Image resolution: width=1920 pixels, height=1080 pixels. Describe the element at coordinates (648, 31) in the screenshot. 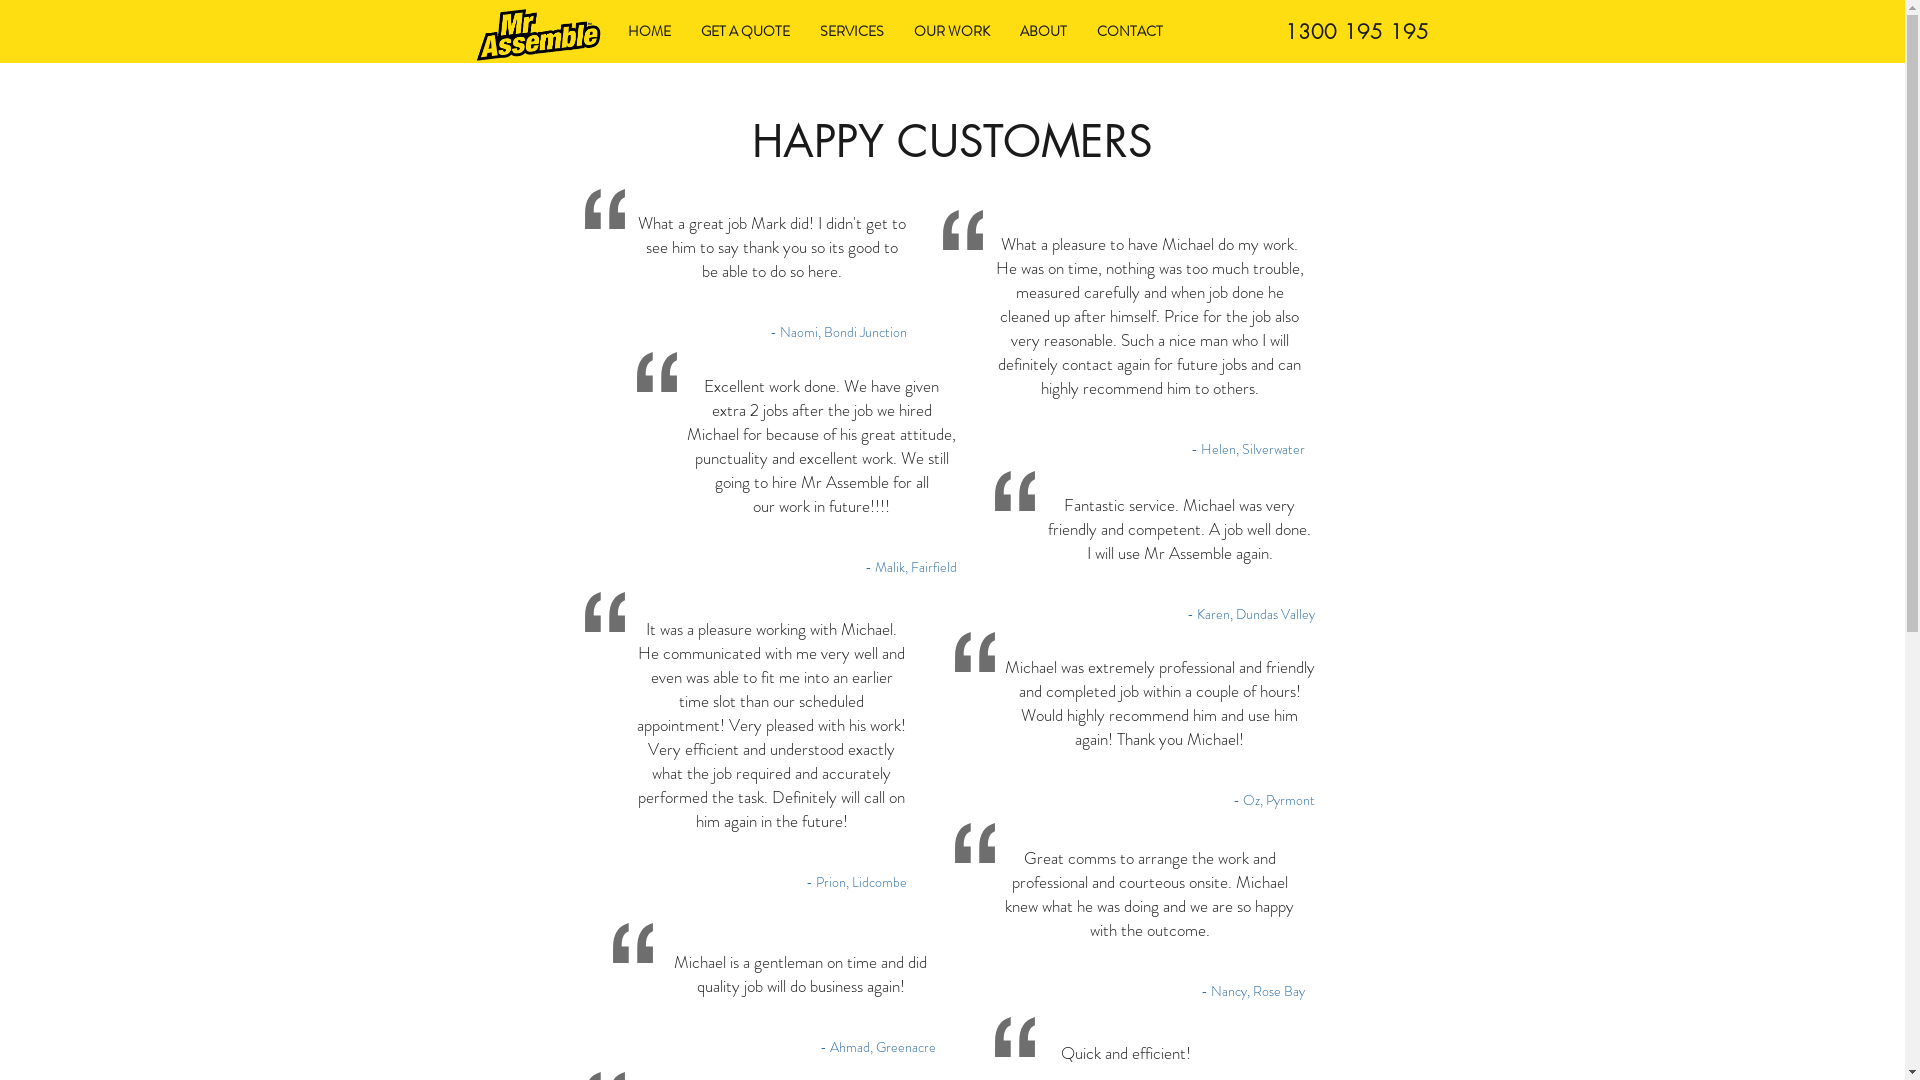

I see `'HOME'` at that location.